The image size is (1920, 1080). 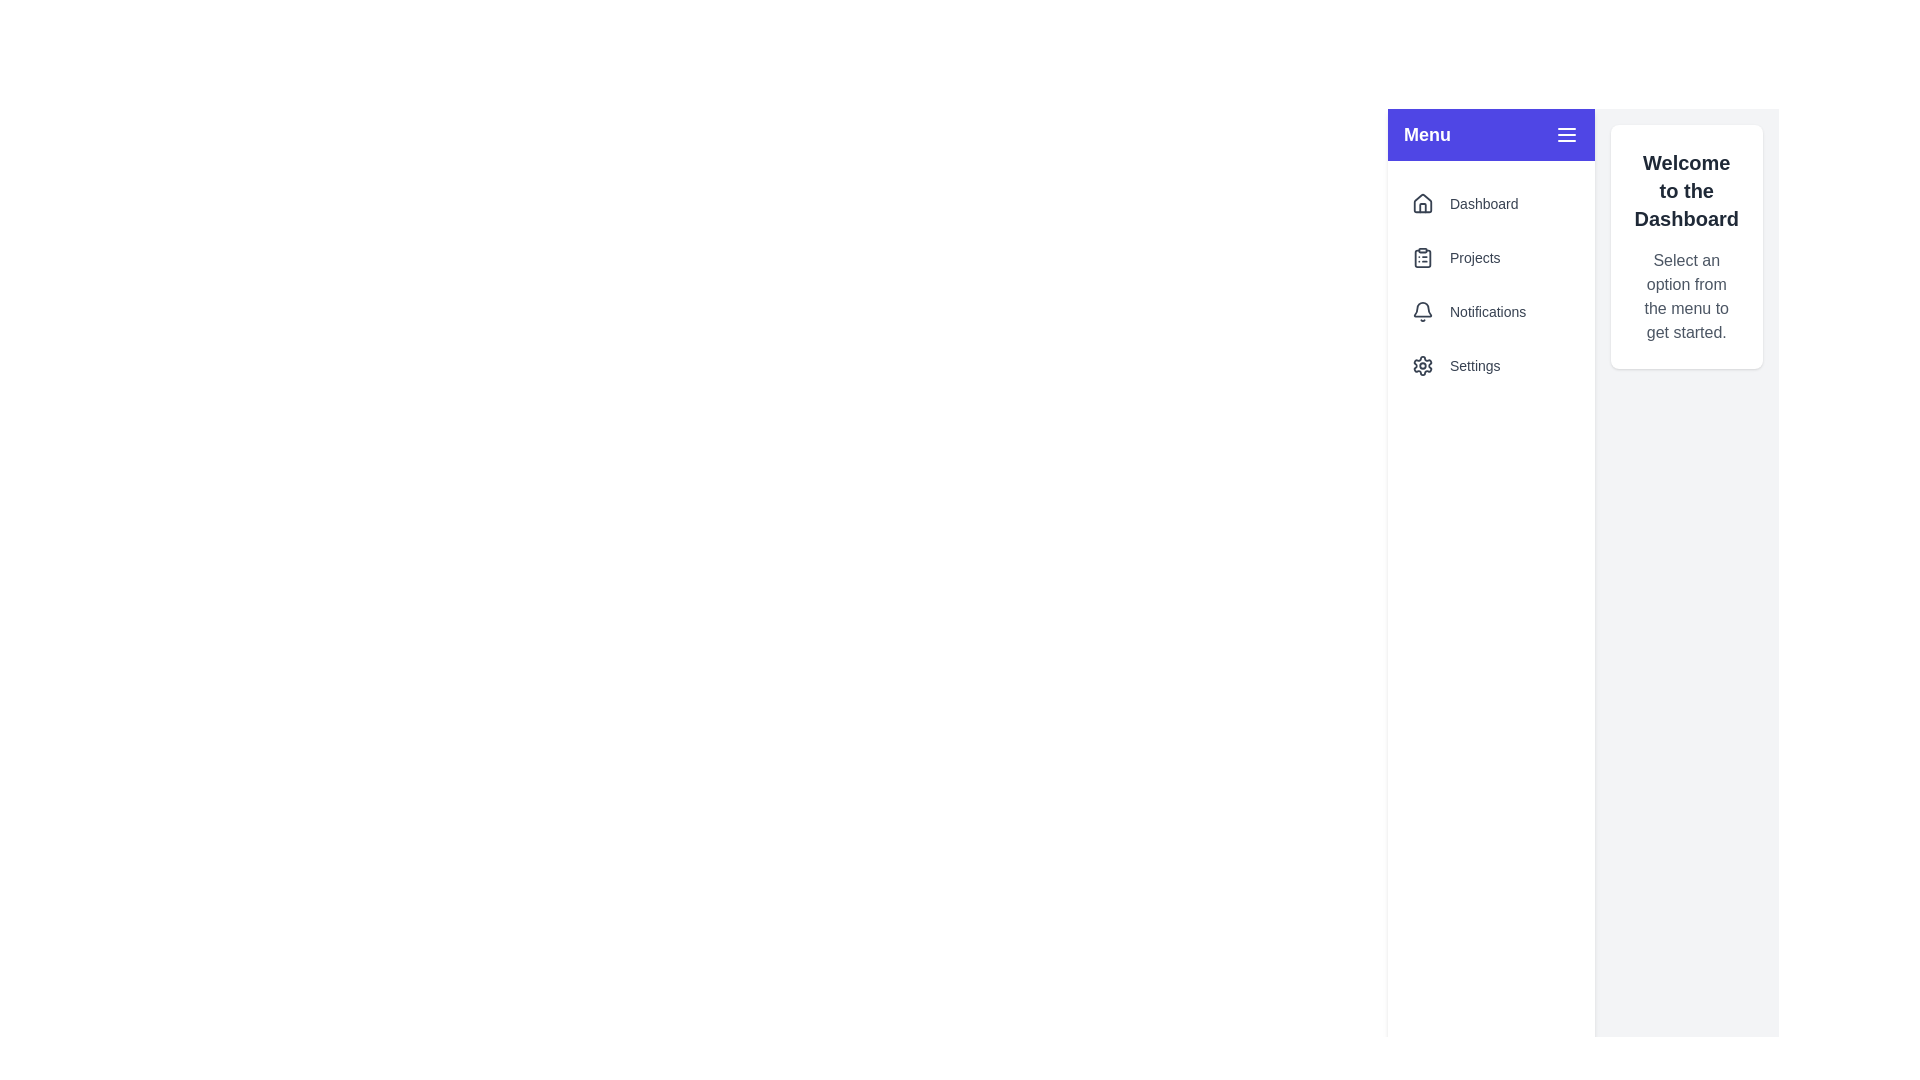 What do you see at coordinates (1491, 204) in the screenshot?
I see `the menu item Dashboard from the drawer` at bounding box center [1491, 204].